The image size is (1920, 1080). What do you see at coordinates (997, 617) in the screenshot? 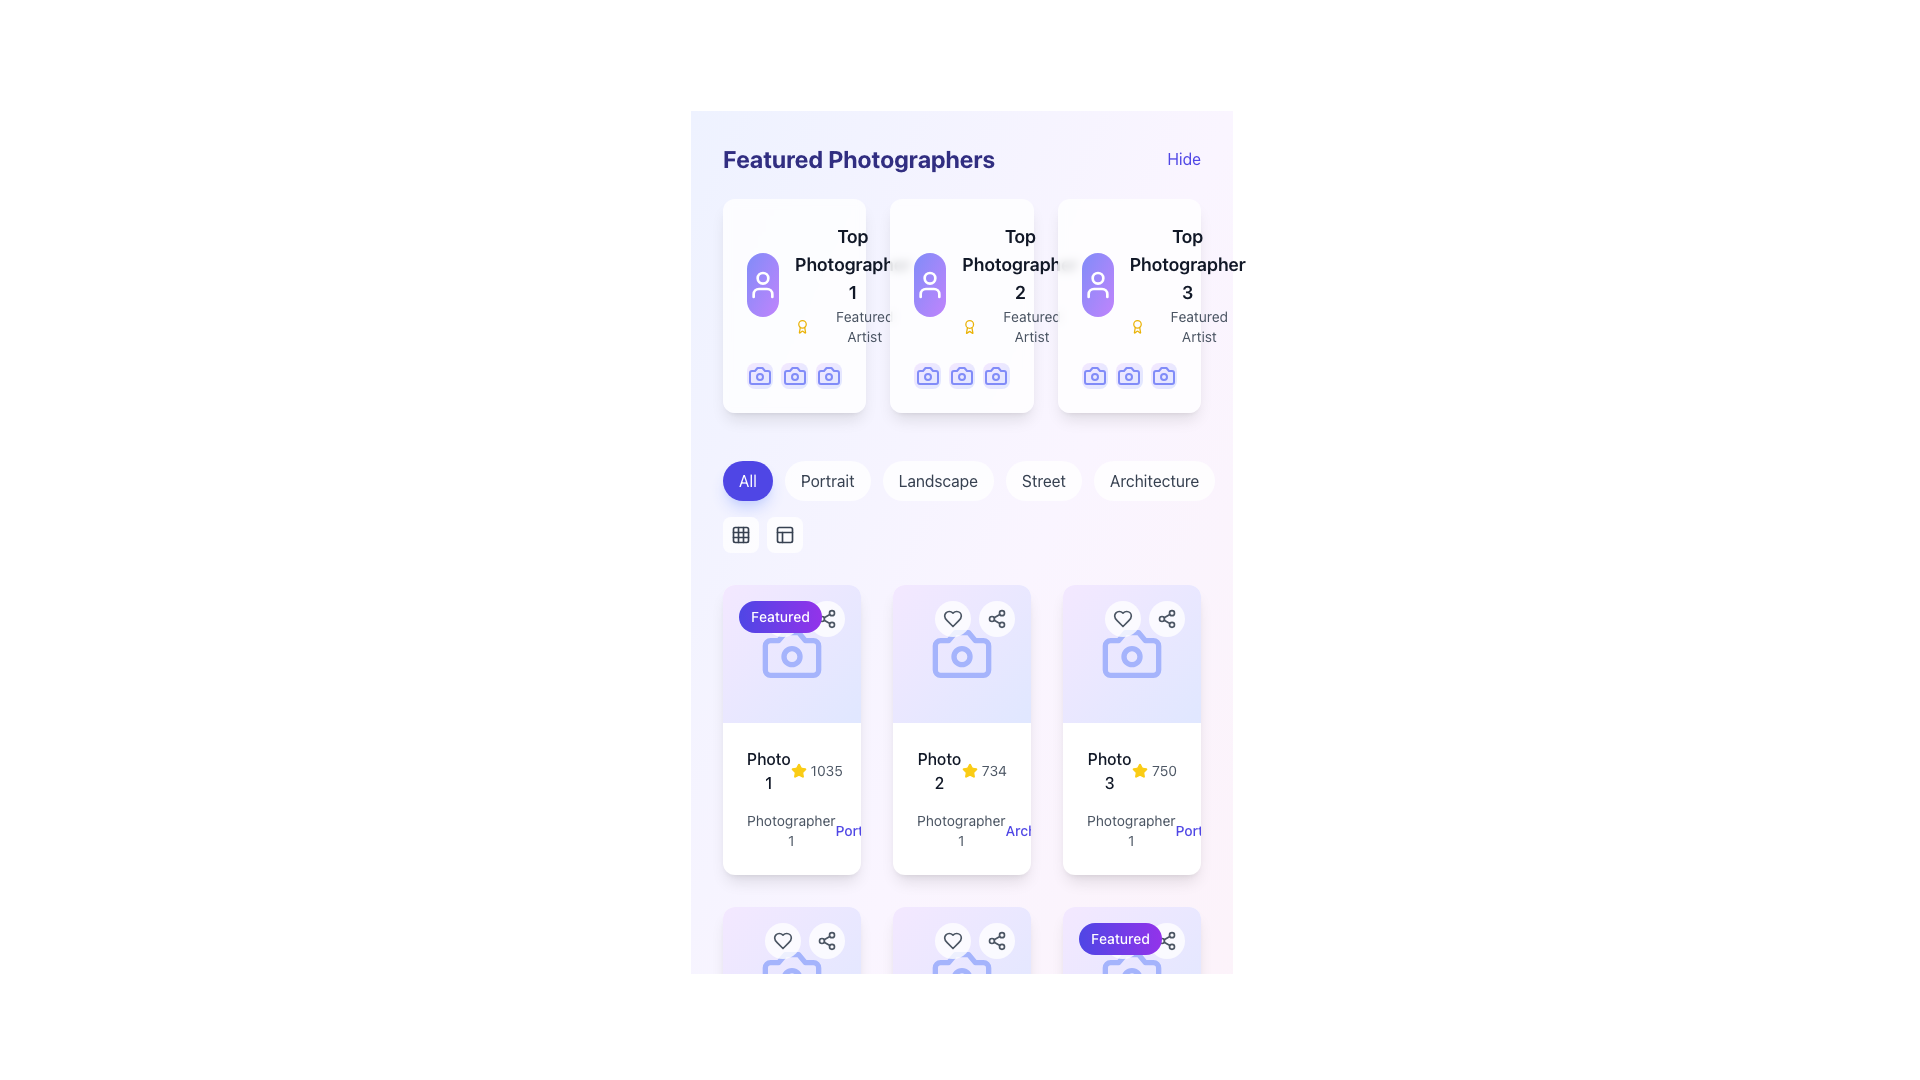
I see `the share icon located at the top-right corner of the card titled 'Photo 2', which allows sharing of the associated content` at bounding box center [997, 617].